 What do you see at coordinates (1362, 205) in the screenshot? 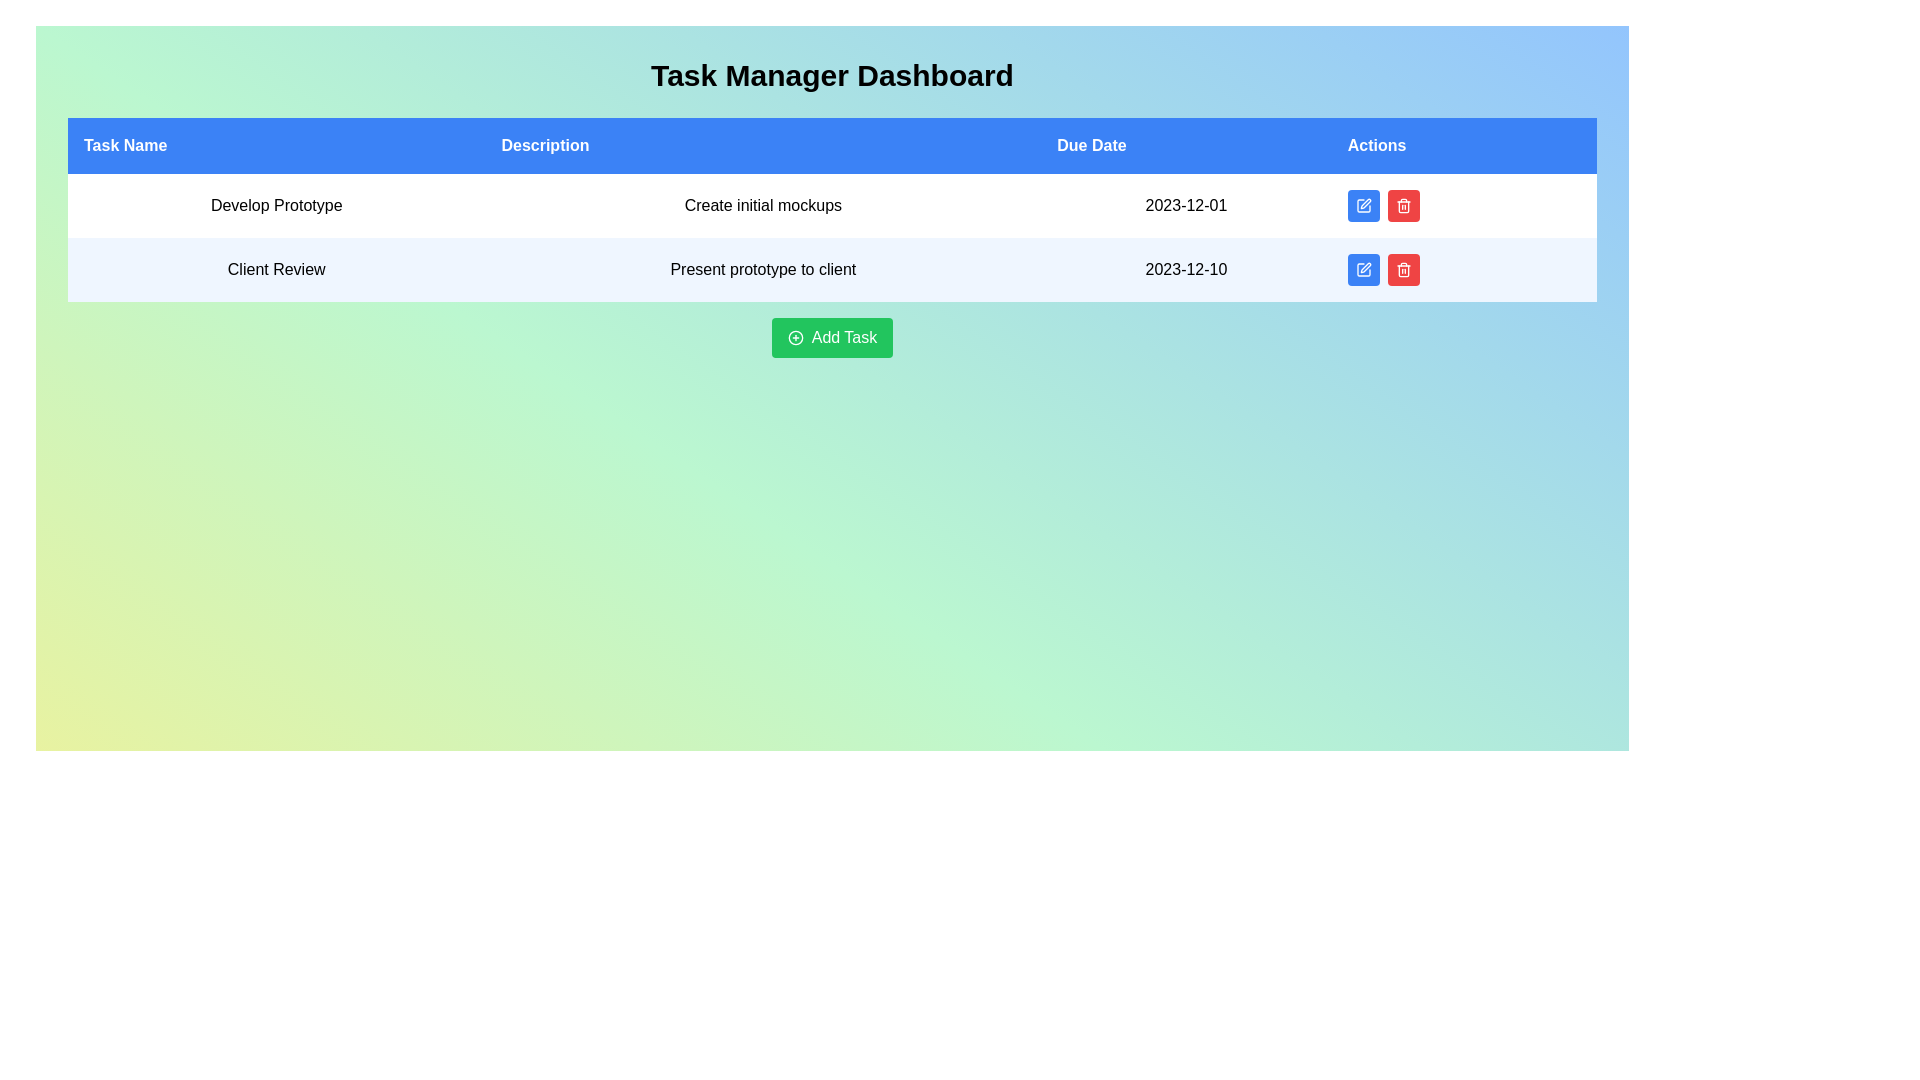
I see `the pen icon within the clickable button in the 'Actions' column of the 'Develop Prototype' task row to initiate an edit action` at bounding box center [1362, 205].